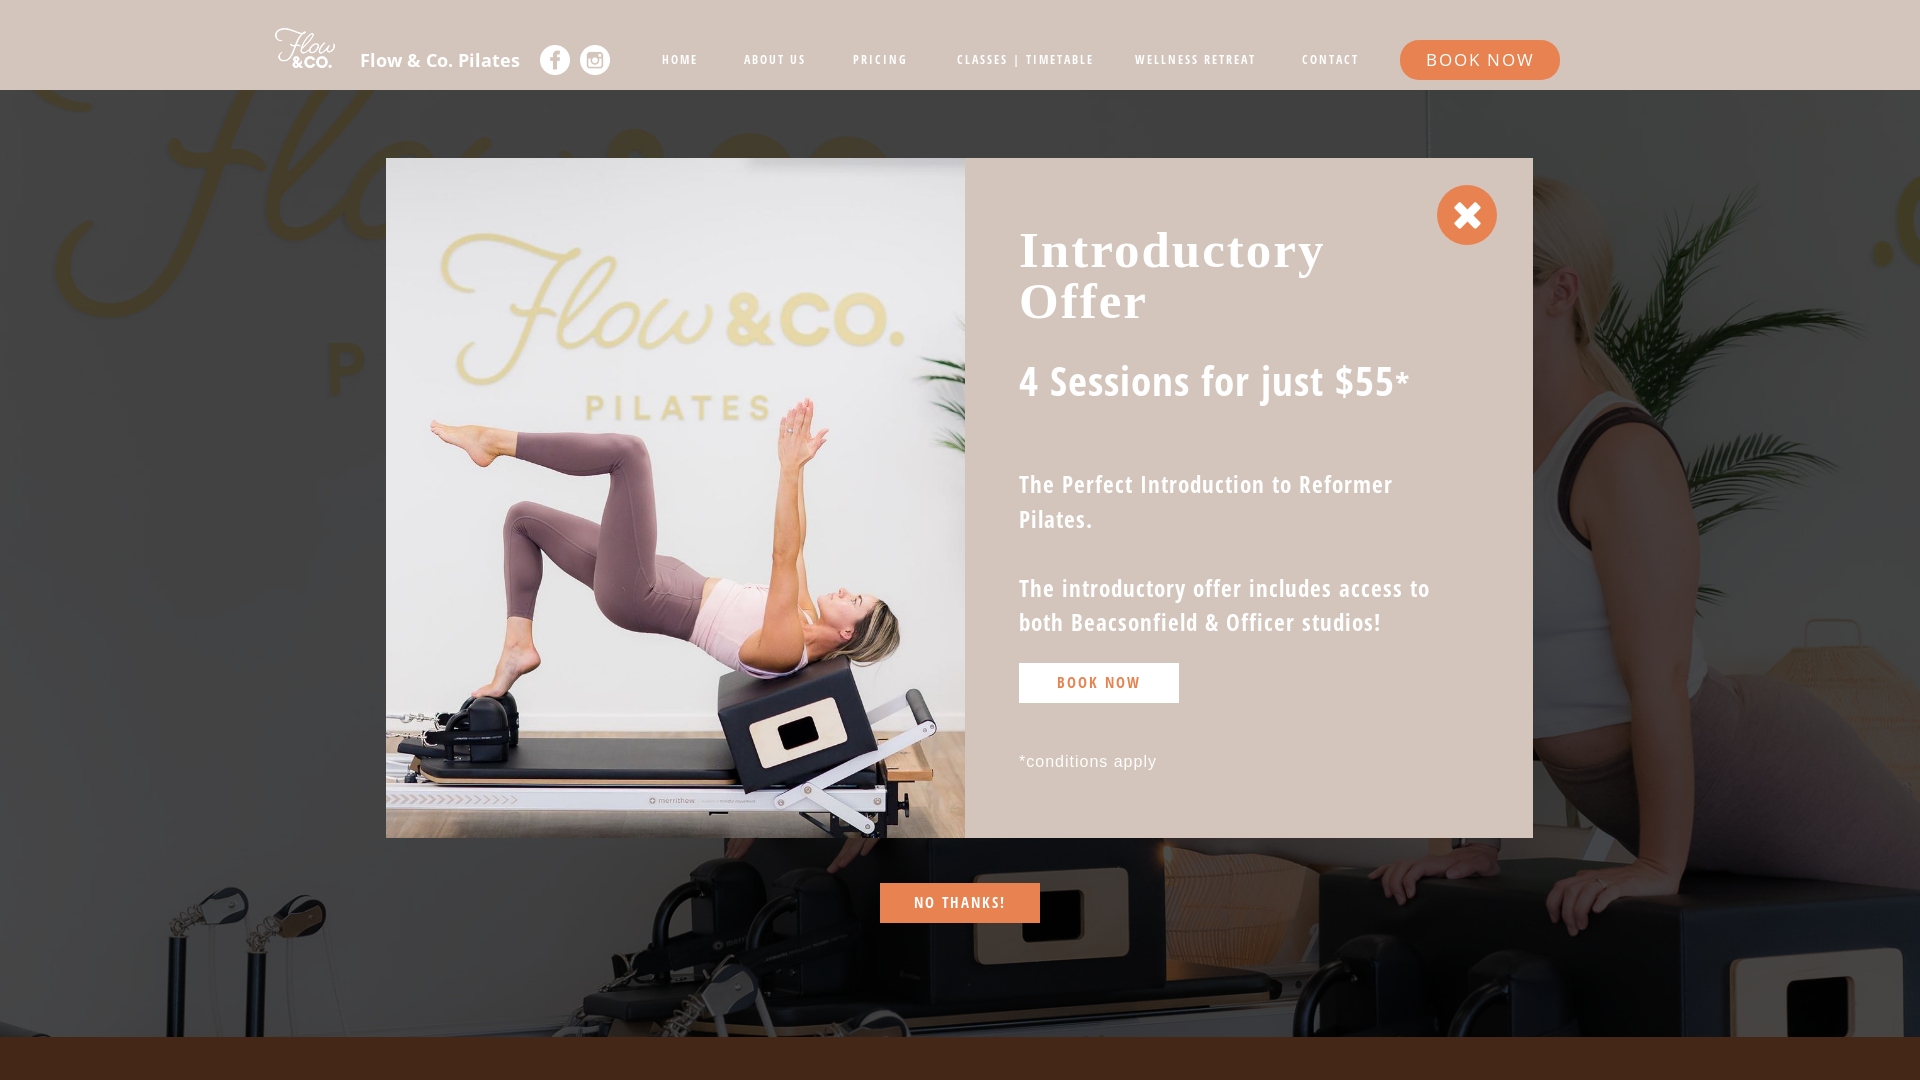 The image size is (1920, 1080). What do you see at coordinates (1329, 59) in the screenshot?
I see `'CONTACT'` at bounding box center [1329, 59].